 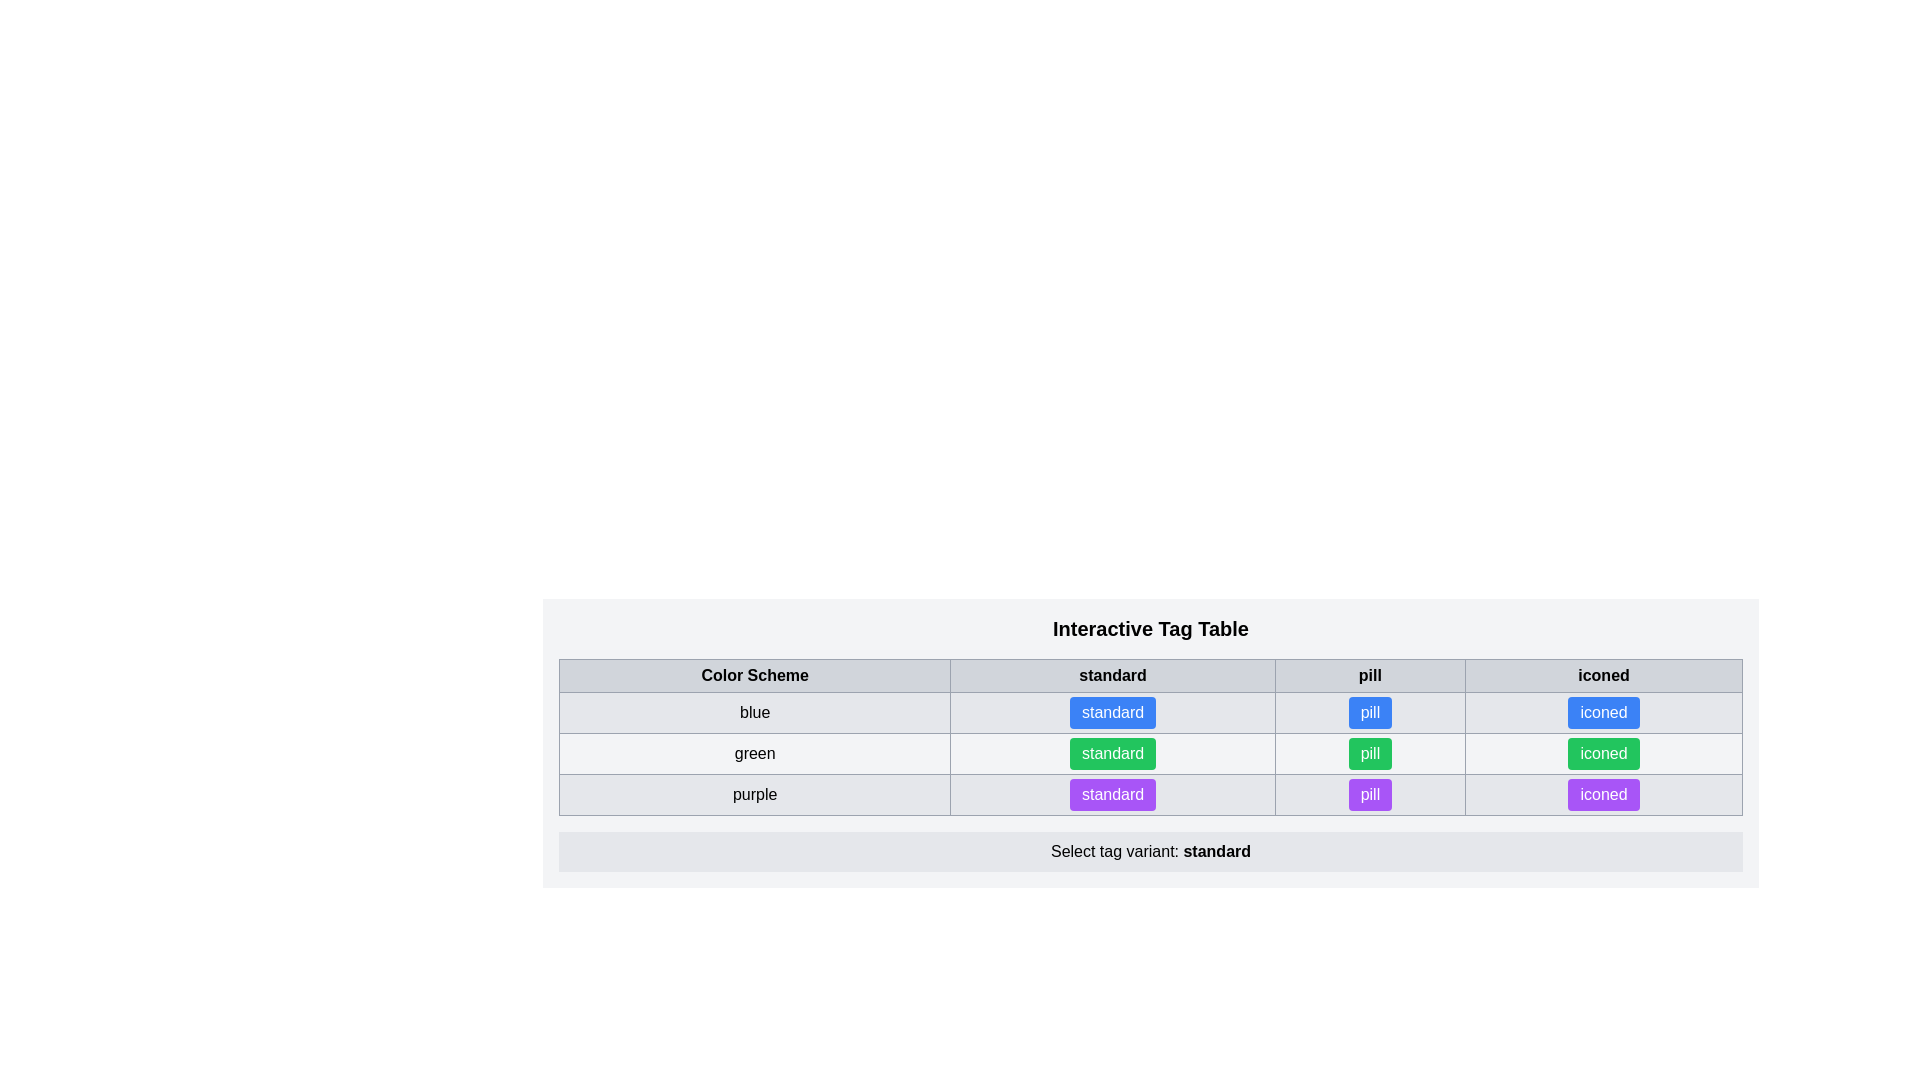 I want to click on the green button with rounded corners labeled 'iconed', so click(x=1603, y=753).